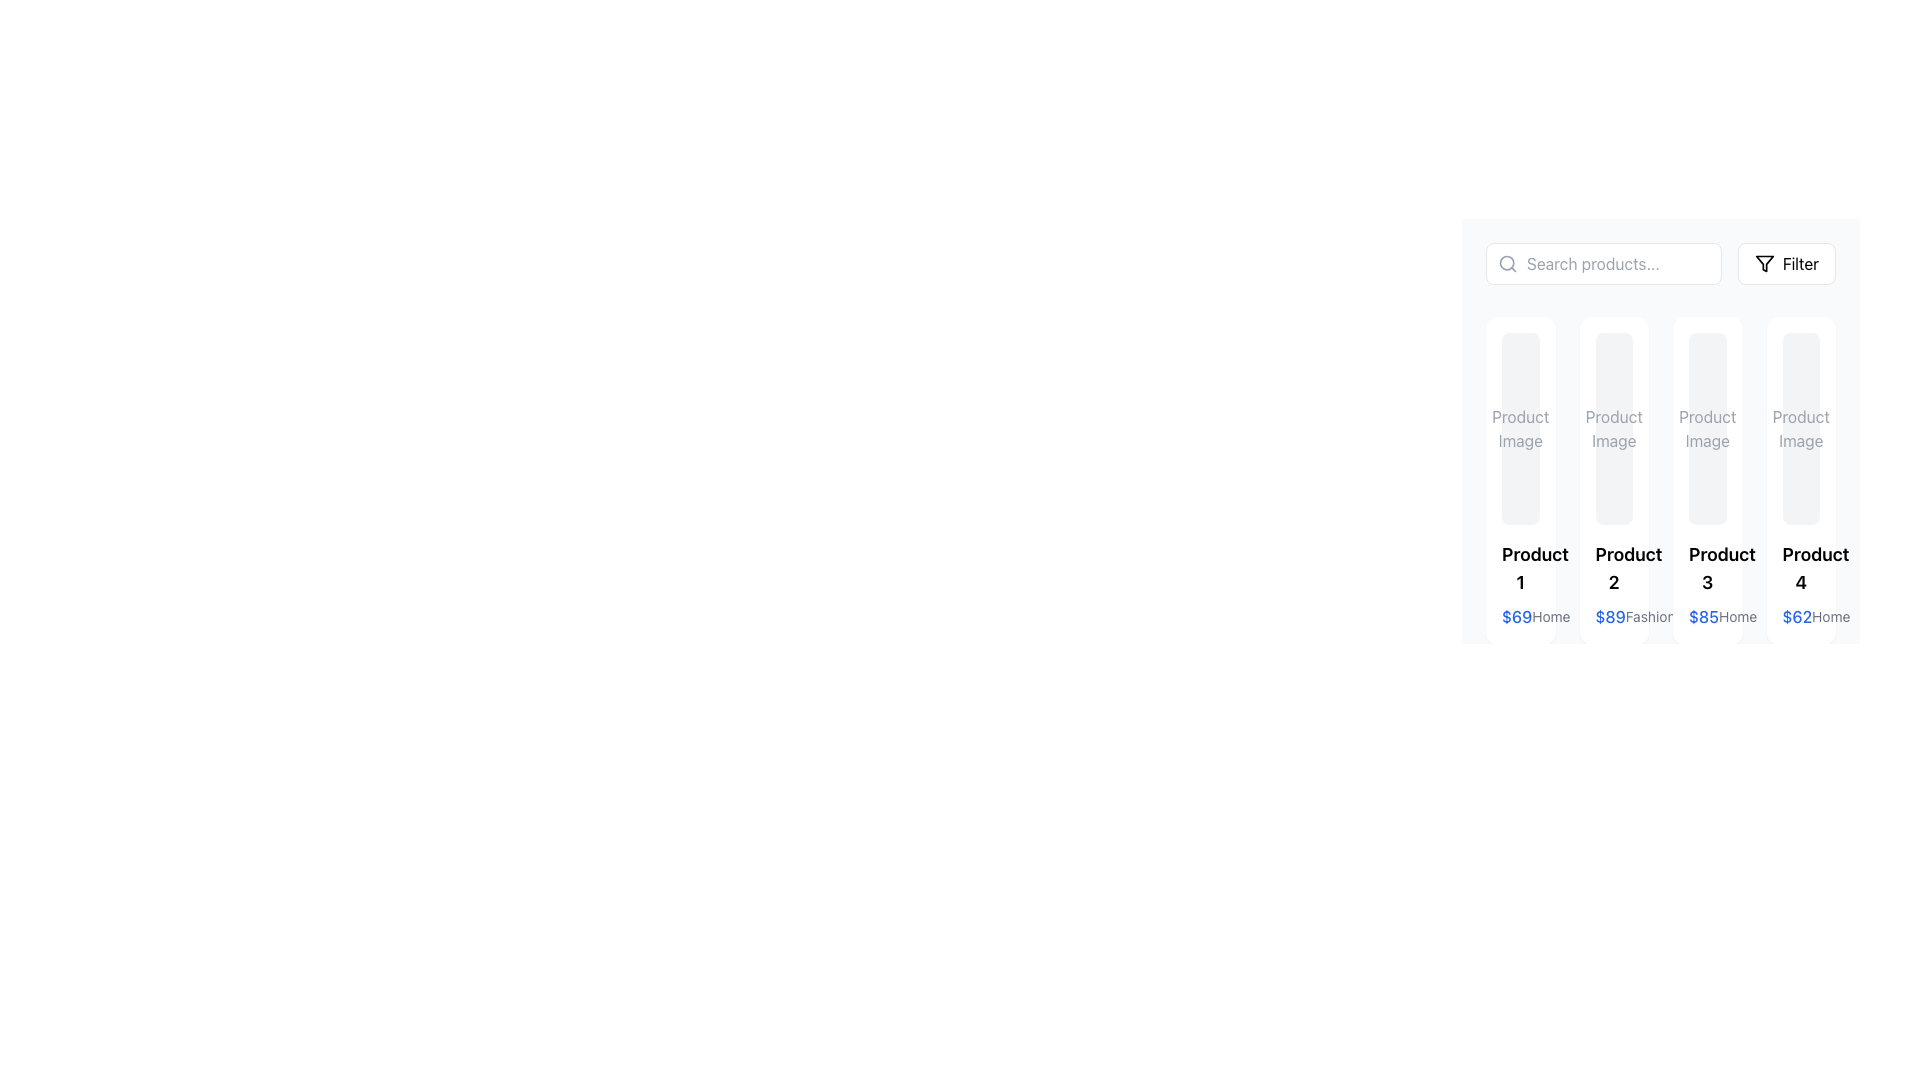 The width and height of the screenshot is (1920, 1080). What do you see at coordinates (1706, 616) in the screenshot?
I see `the price text ('$85') or category text ('Home') of the third product card located in the lower section below the 'Product 3' title` at bounding box center [1706, 616].